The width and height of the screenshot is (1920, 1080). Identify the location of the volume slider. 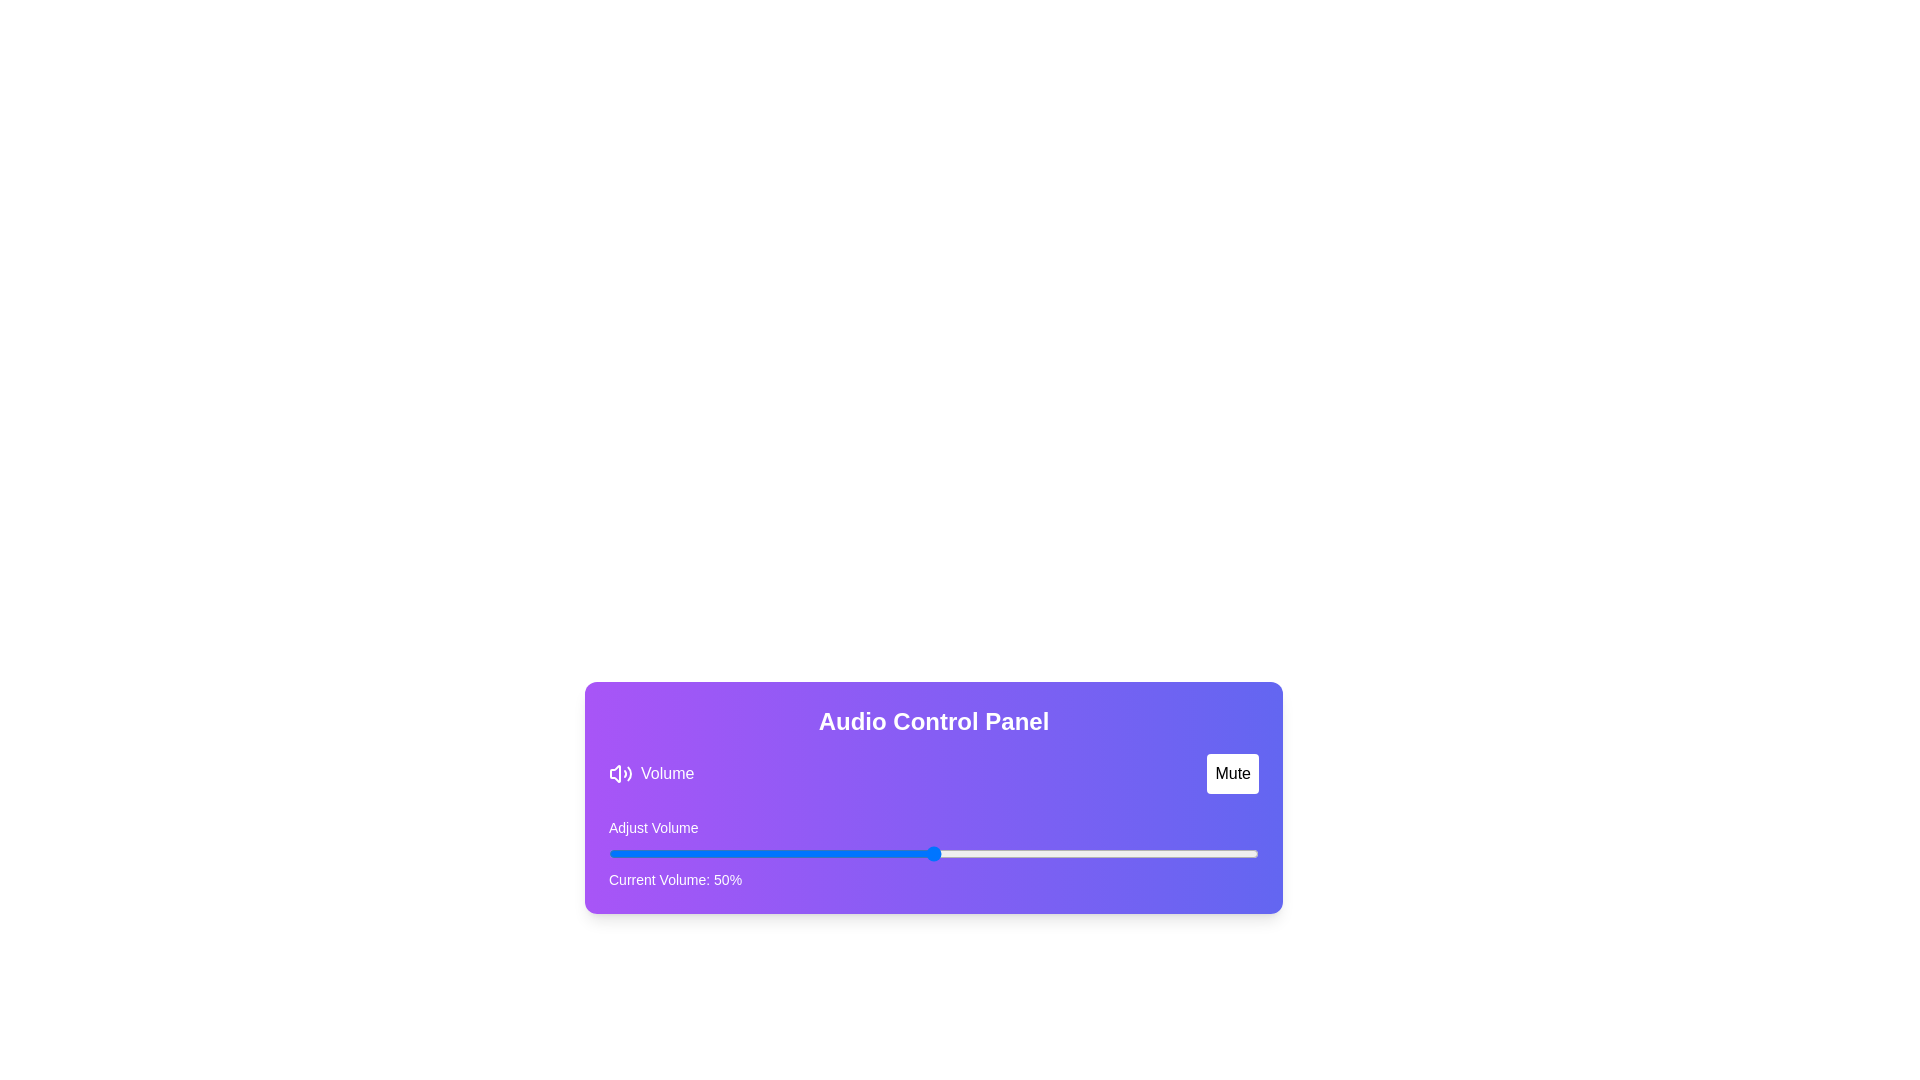
(1115, 853).